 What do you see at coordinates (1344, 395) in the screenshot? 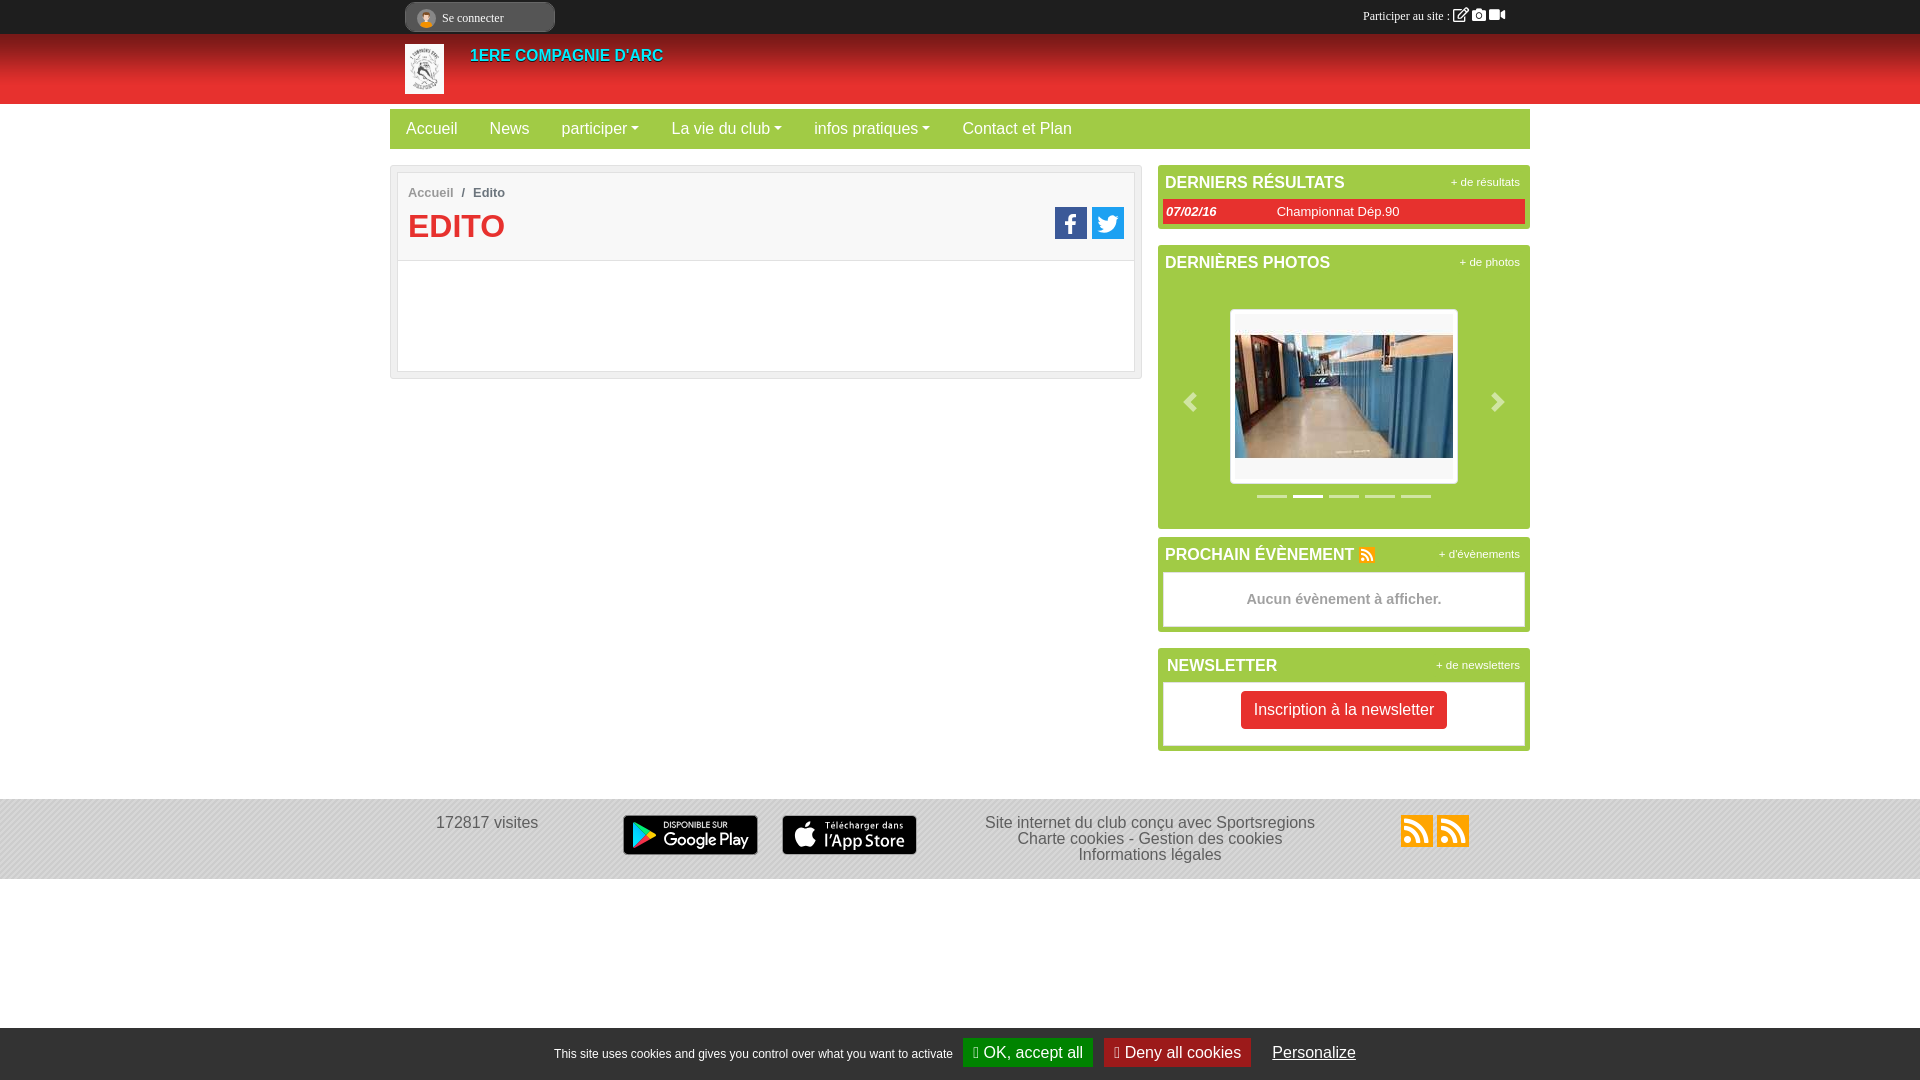
I see `'NATURE INDOOR 08 02 2020'` at bounding box center [1344, 395].